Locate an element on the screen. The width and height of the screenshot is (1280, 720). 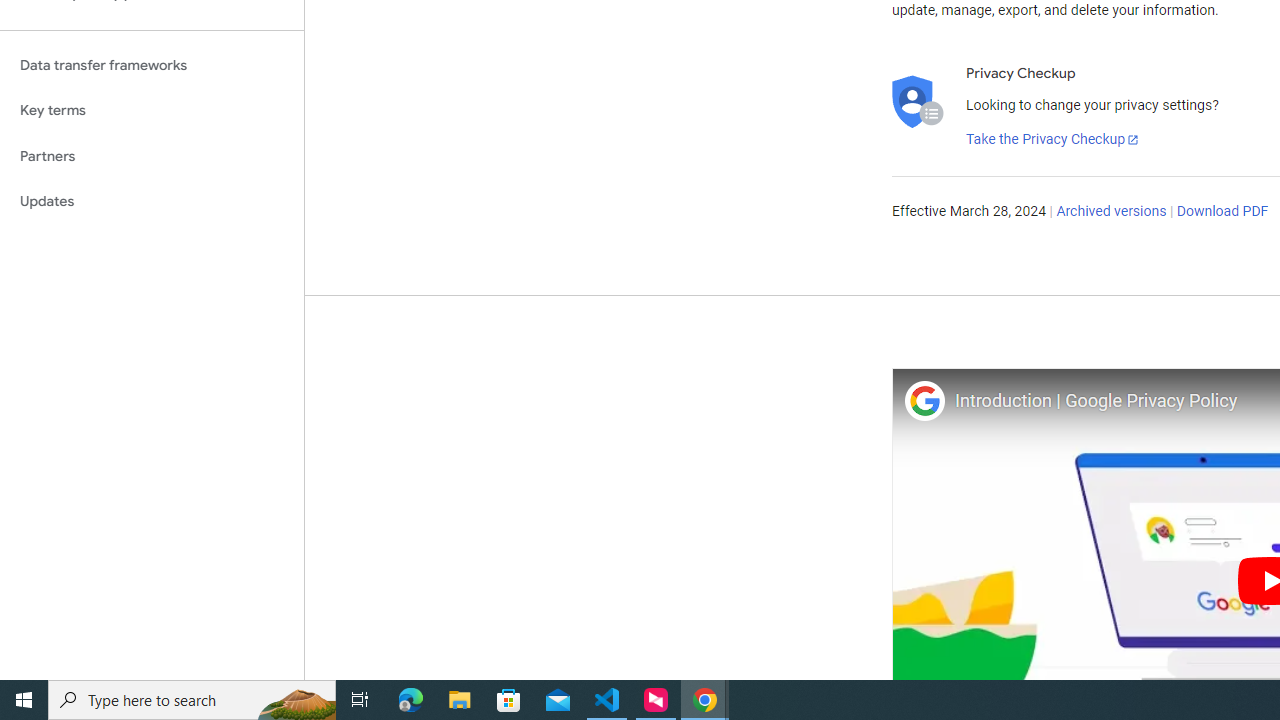
'Take the Privacy Checkup' is located at coordinates (1052, 139).